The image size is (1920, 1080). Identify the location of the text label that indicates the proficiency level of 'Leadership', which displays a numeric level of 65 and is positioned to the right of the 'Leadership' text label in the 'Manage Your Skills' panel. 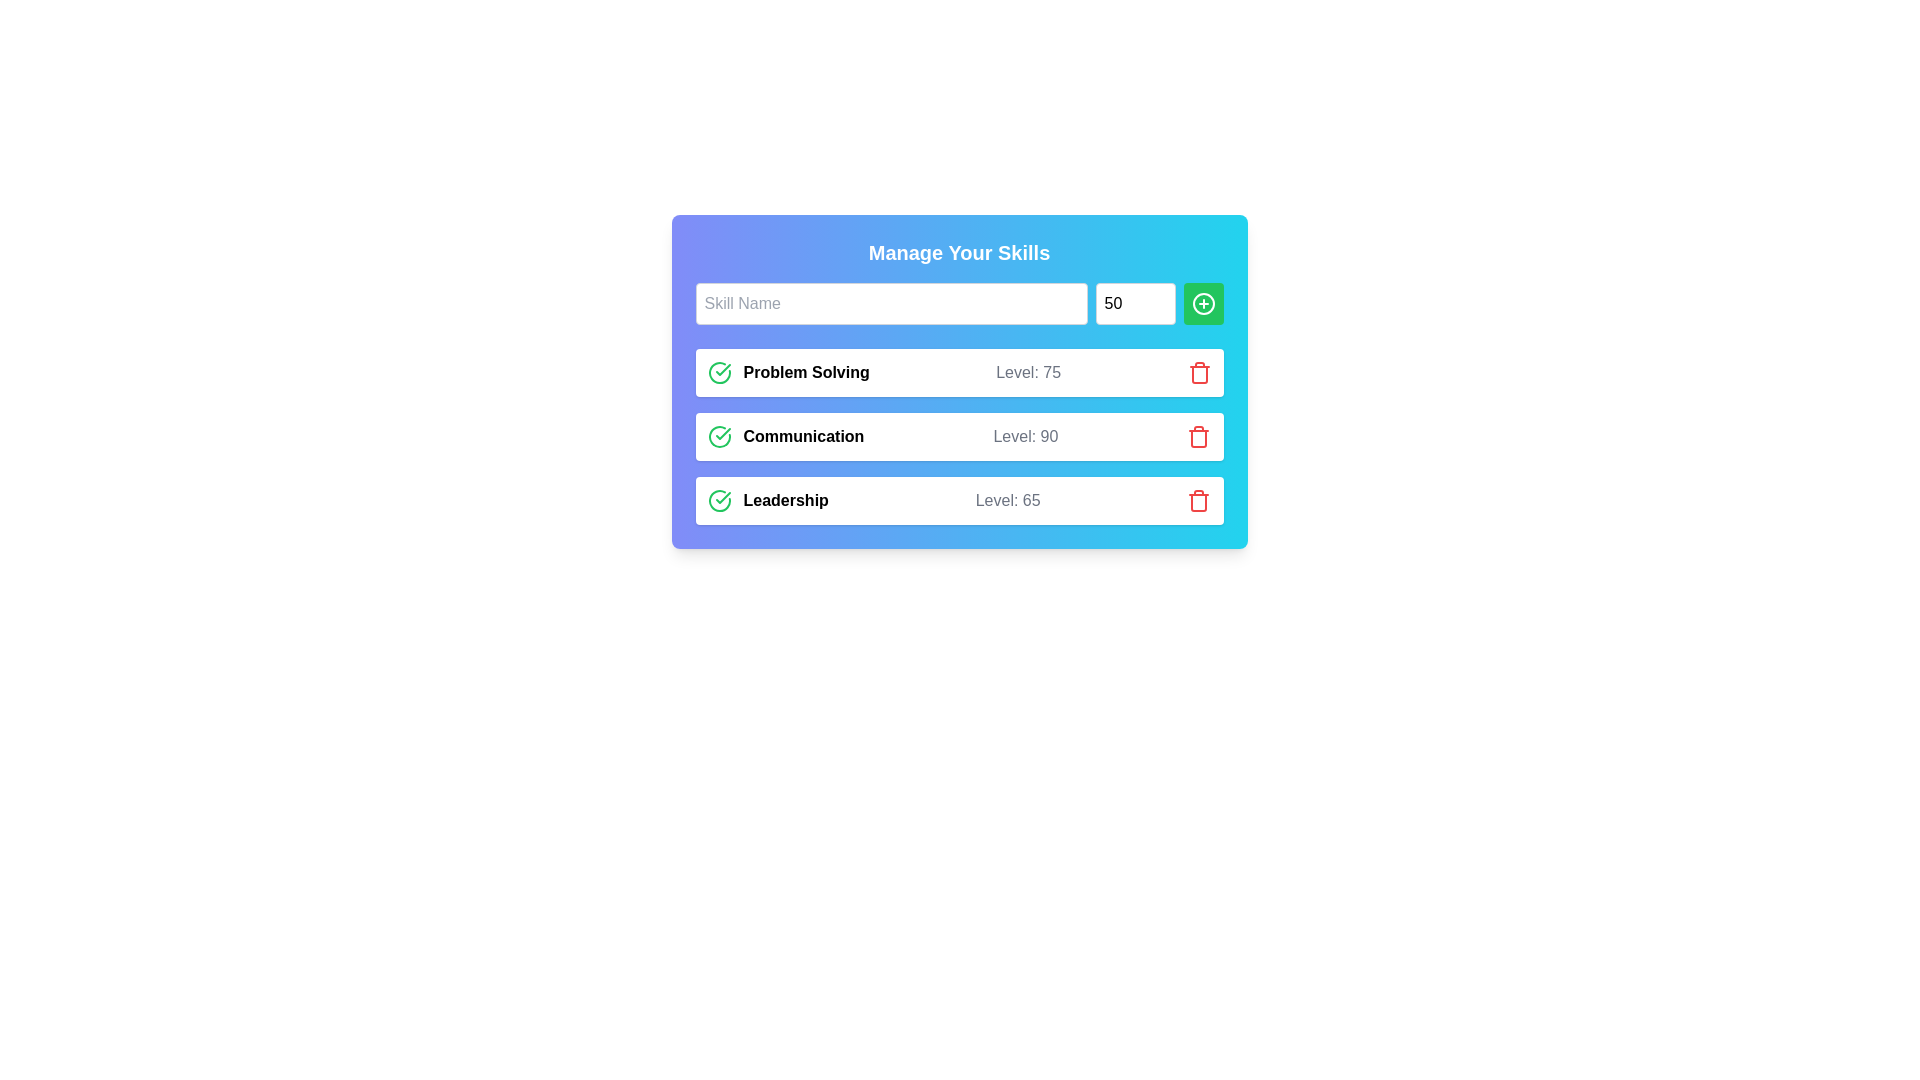
(1008, 500).